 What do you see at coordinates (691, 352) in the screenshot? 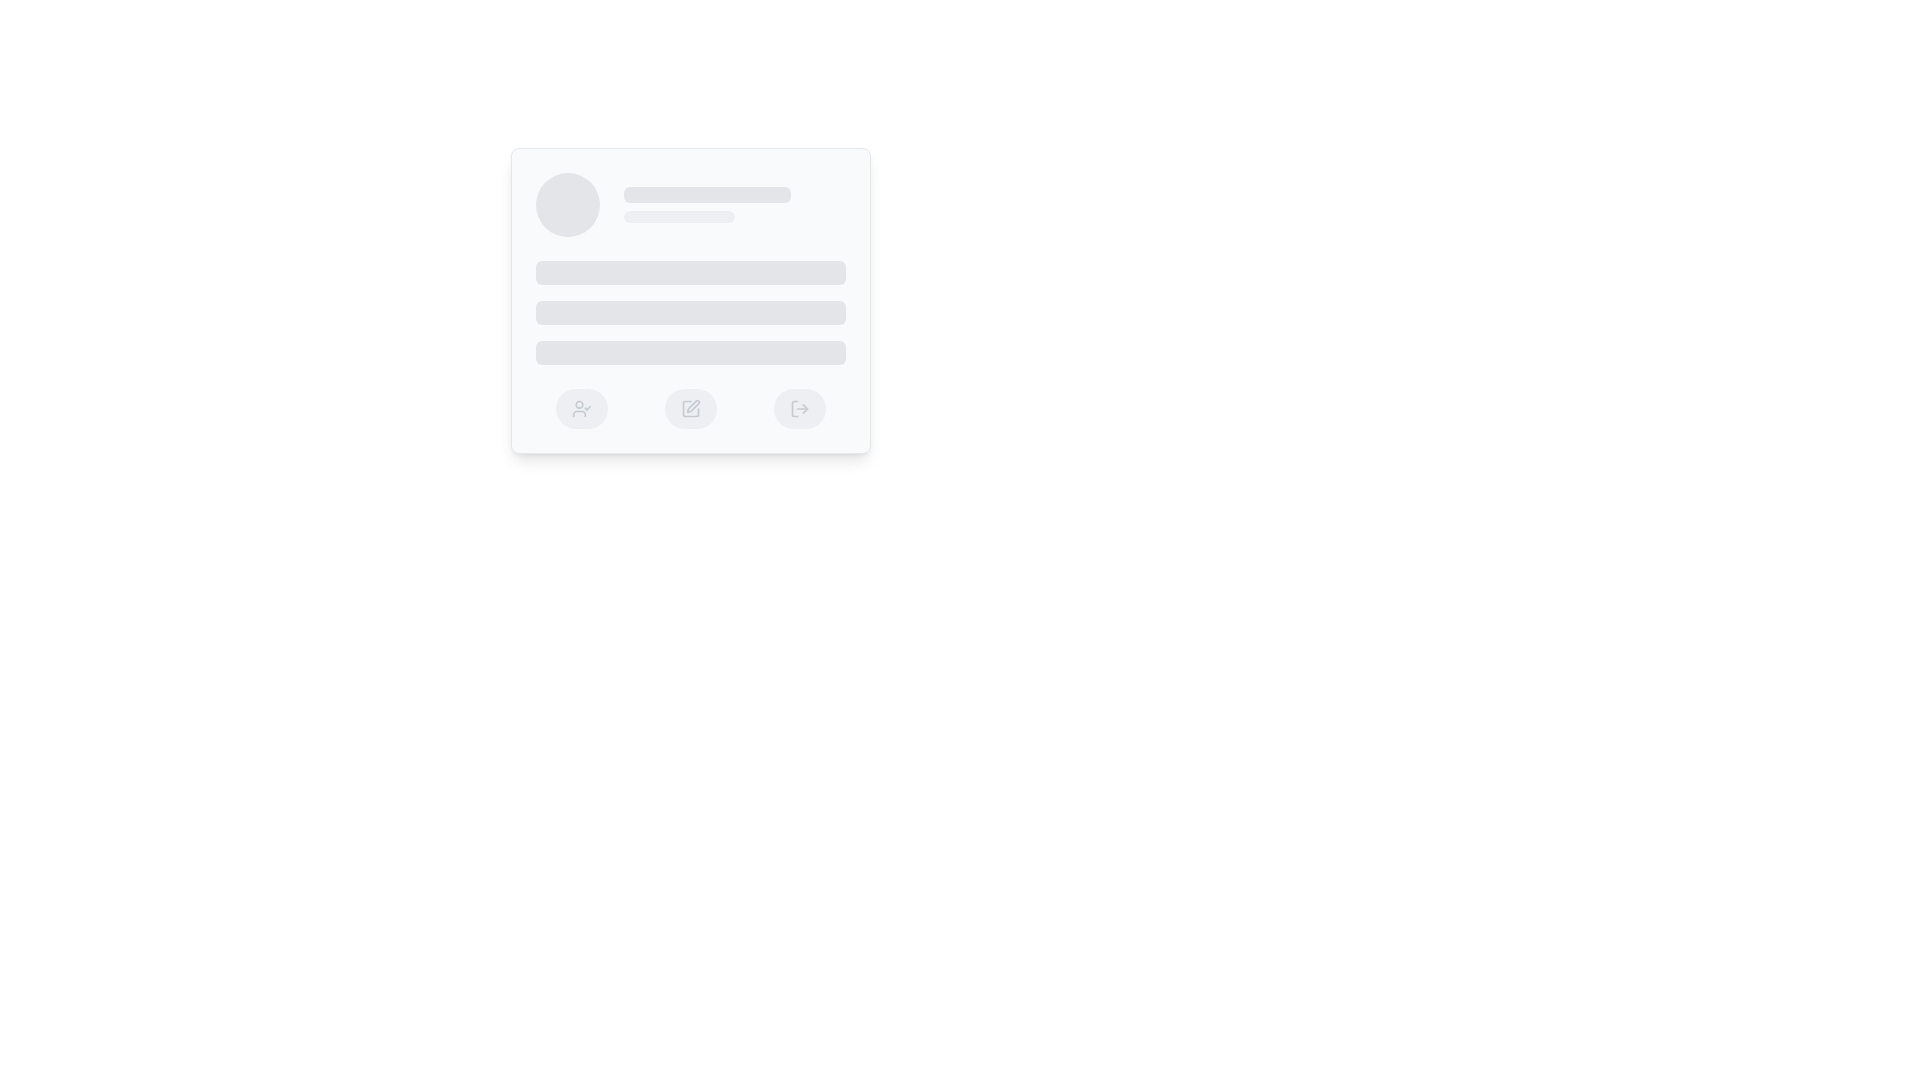
I see `the loading indicator element, which is the third component in a vertical stack of similar elements, indicating a loading state for content` at bounding box center [691, 352].